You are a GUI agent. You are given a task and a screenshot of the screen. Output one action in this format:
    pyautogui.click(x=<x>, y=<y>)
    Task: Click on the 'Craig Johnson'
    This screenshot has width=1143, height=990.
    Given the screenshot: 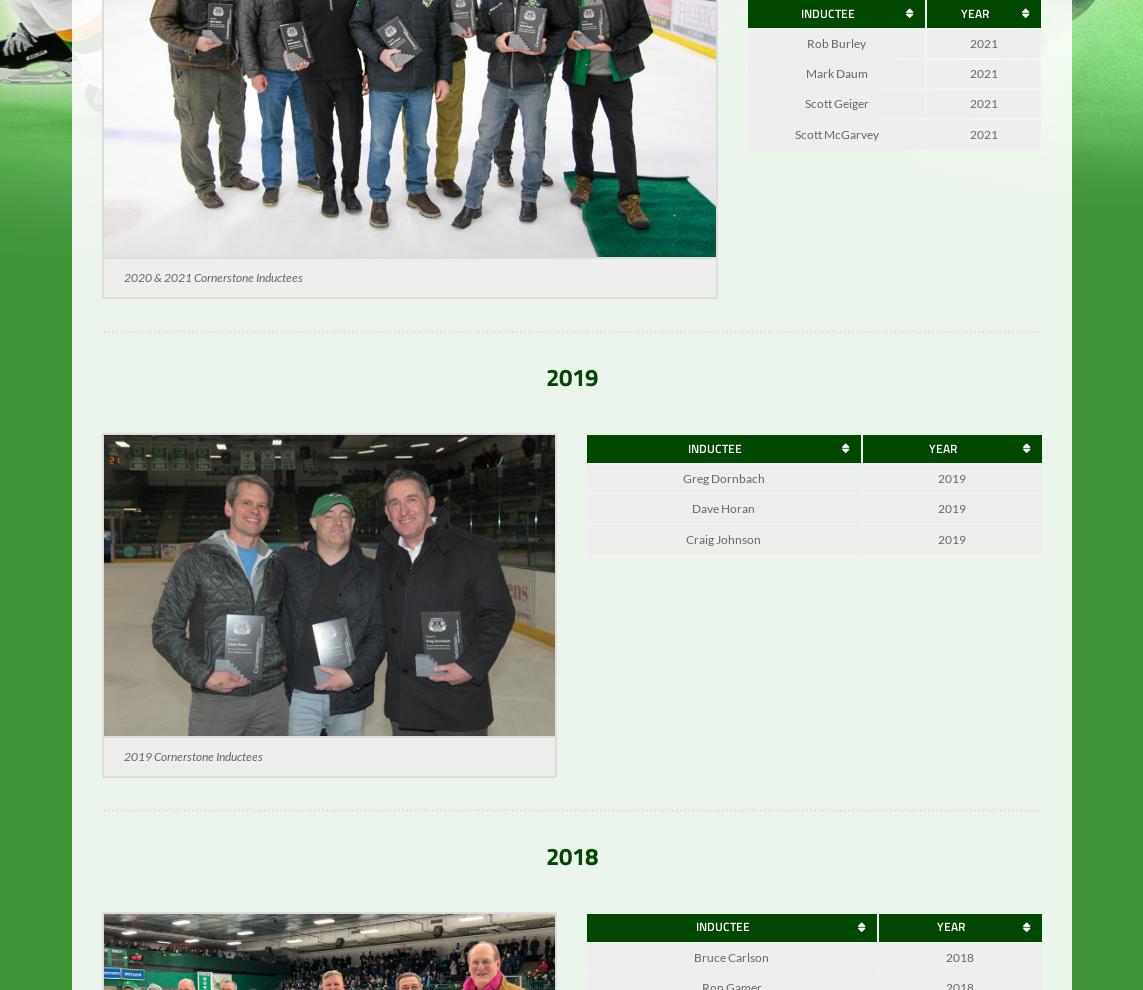 What is the action you would take?
    pyautogui.click(x=723, y=552)
    